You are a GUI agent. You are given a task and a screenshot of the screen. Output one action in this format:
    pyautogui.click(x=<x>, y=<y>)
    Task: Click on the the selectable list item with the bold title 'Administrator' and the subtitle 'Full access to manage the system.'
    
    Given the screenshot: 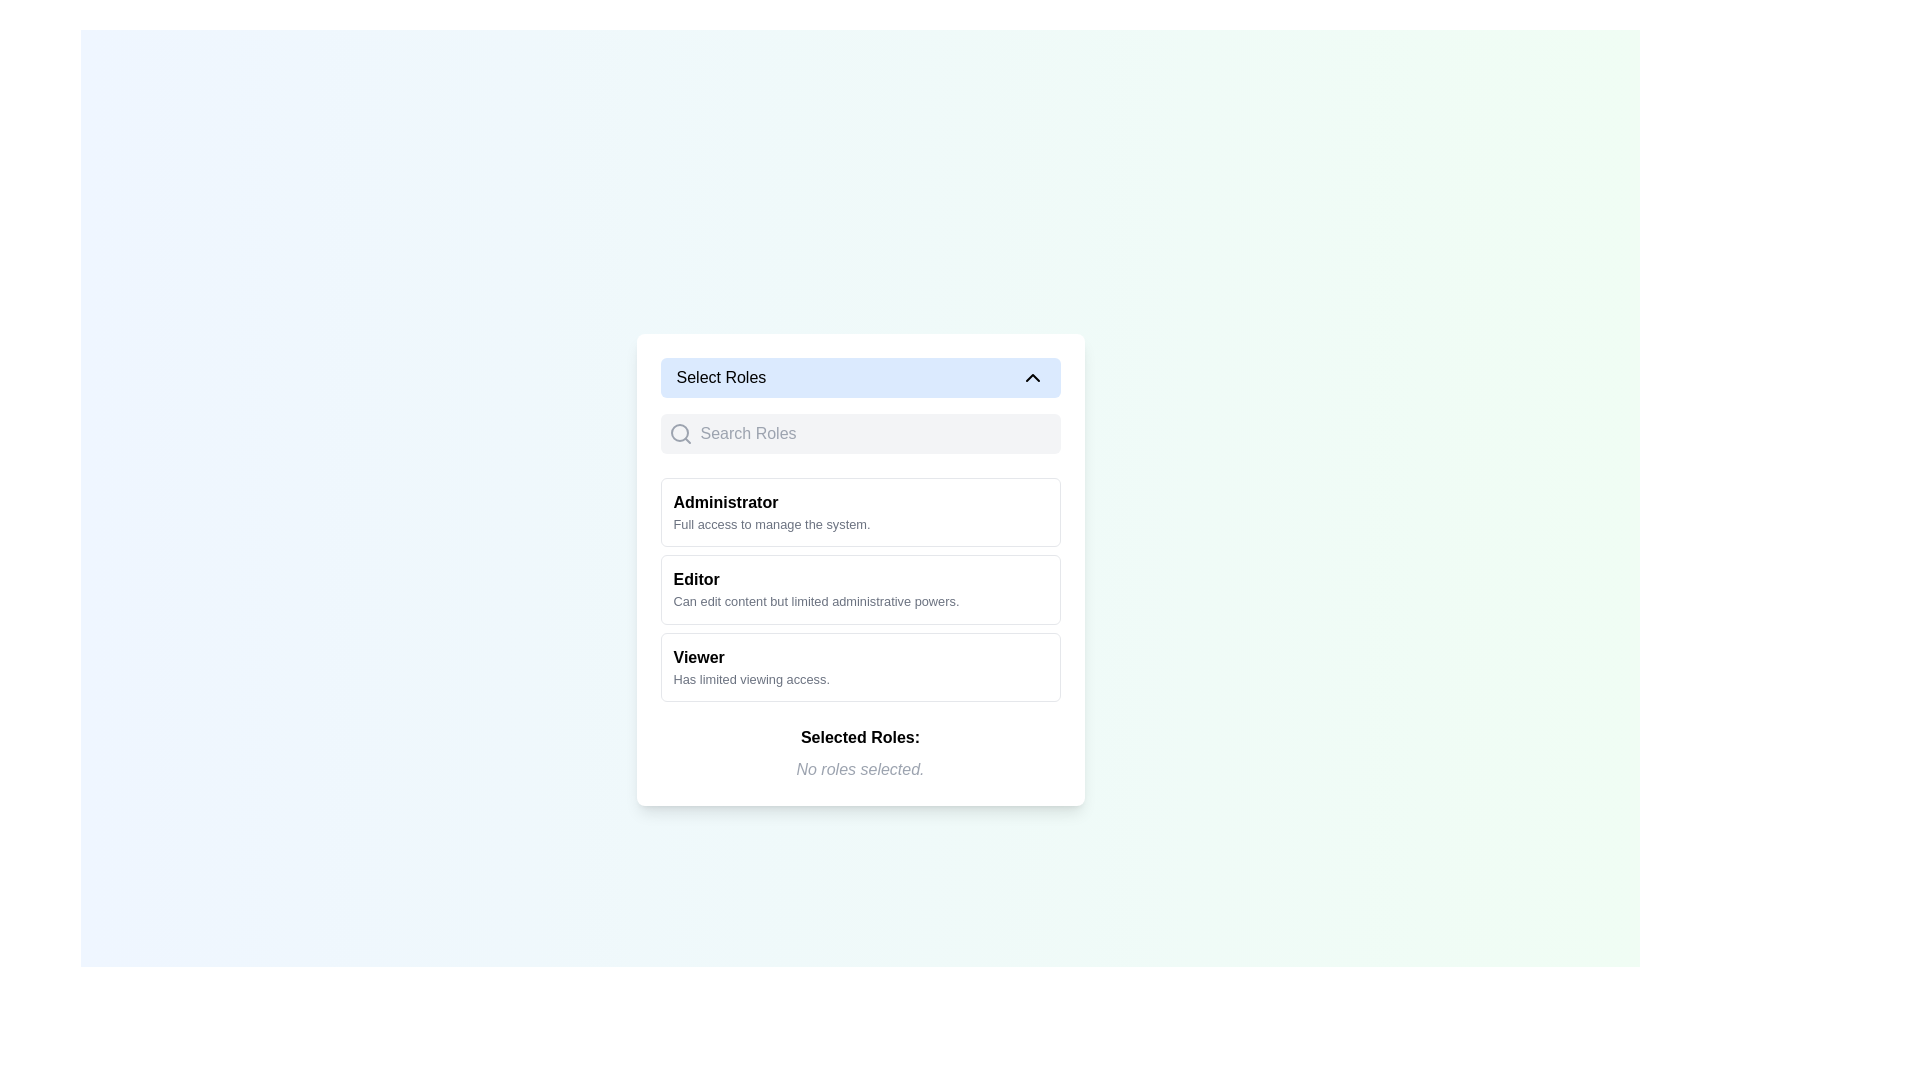 What is the action you would take?
    pyautogui.click(x=860, y=511)
    